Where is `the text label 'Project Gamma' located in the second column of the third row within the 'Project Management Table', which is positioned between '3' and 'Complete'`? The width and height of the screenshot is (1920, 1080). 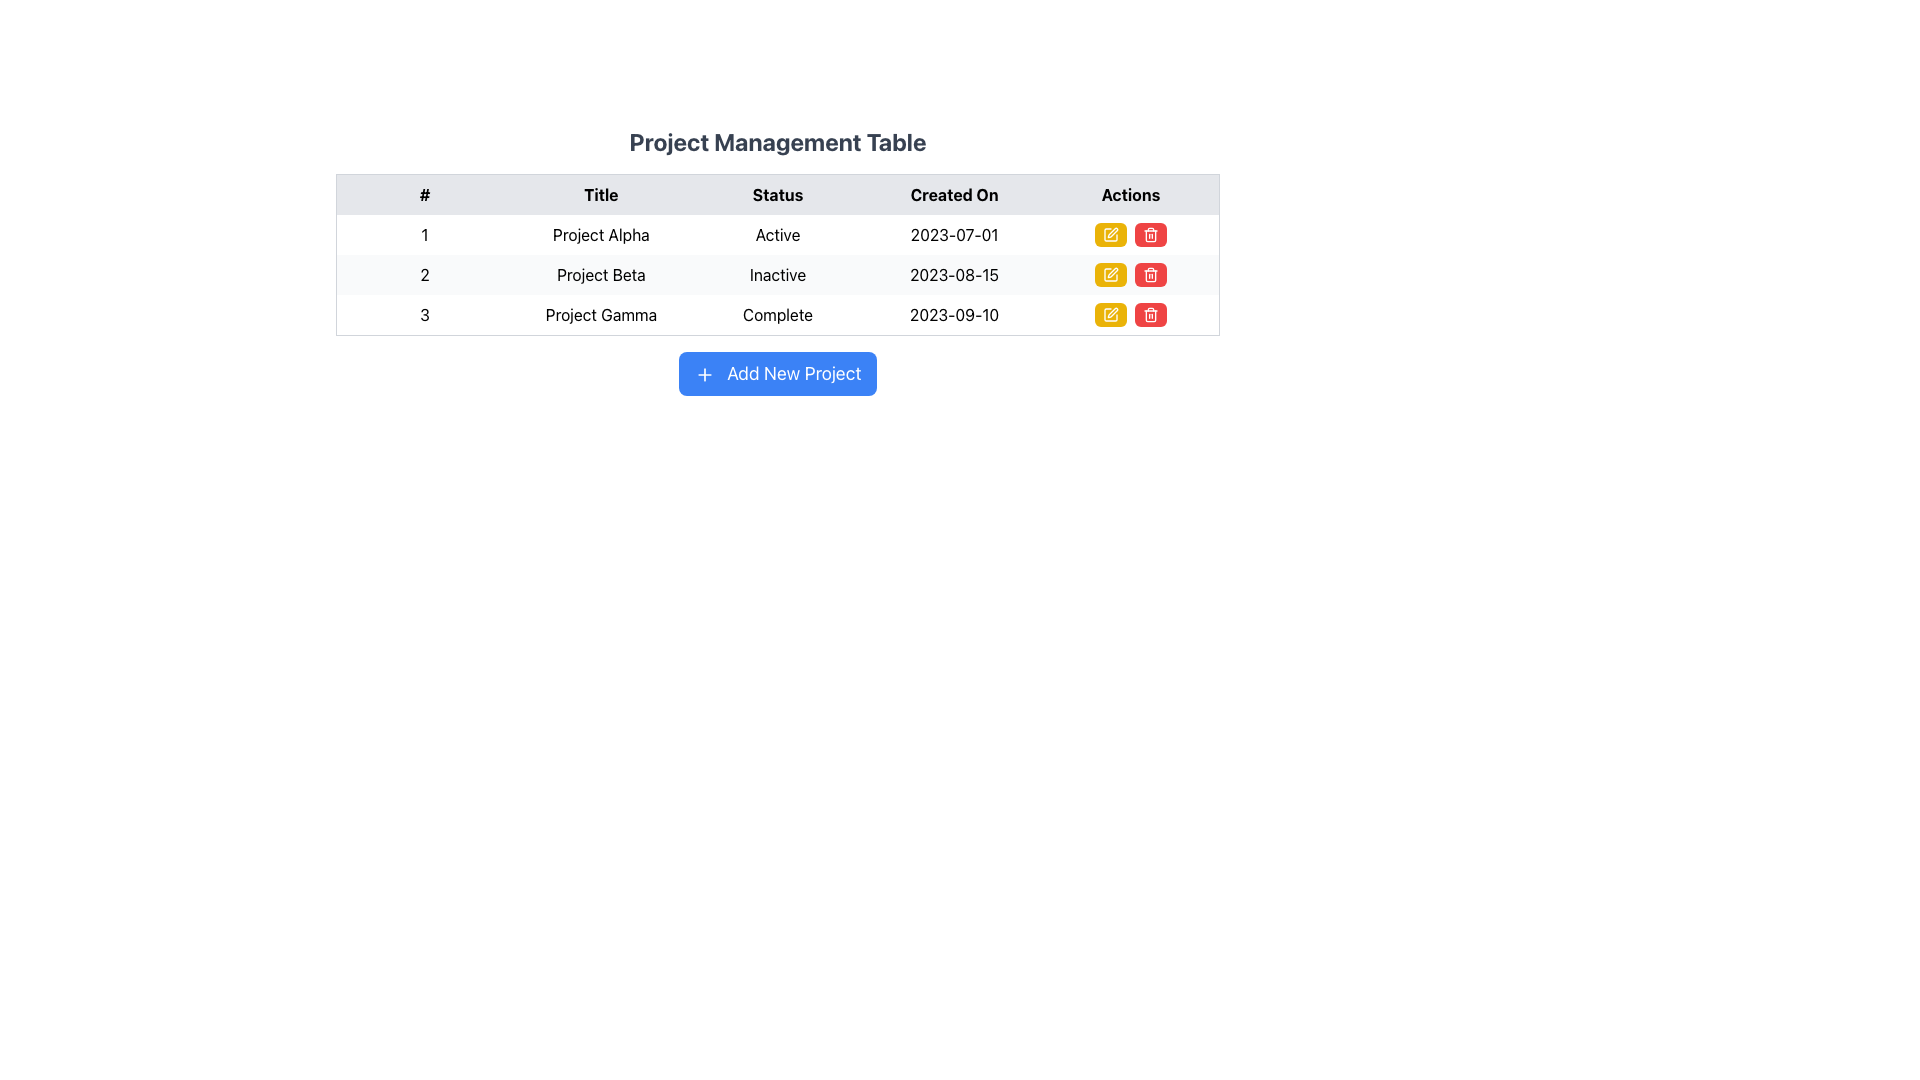
the text label 'Project Gamma' located in the second column of the third row within the 'Project Management Table', which is positioned between '3' and 'Complete' is located at coordinates (600, 315).